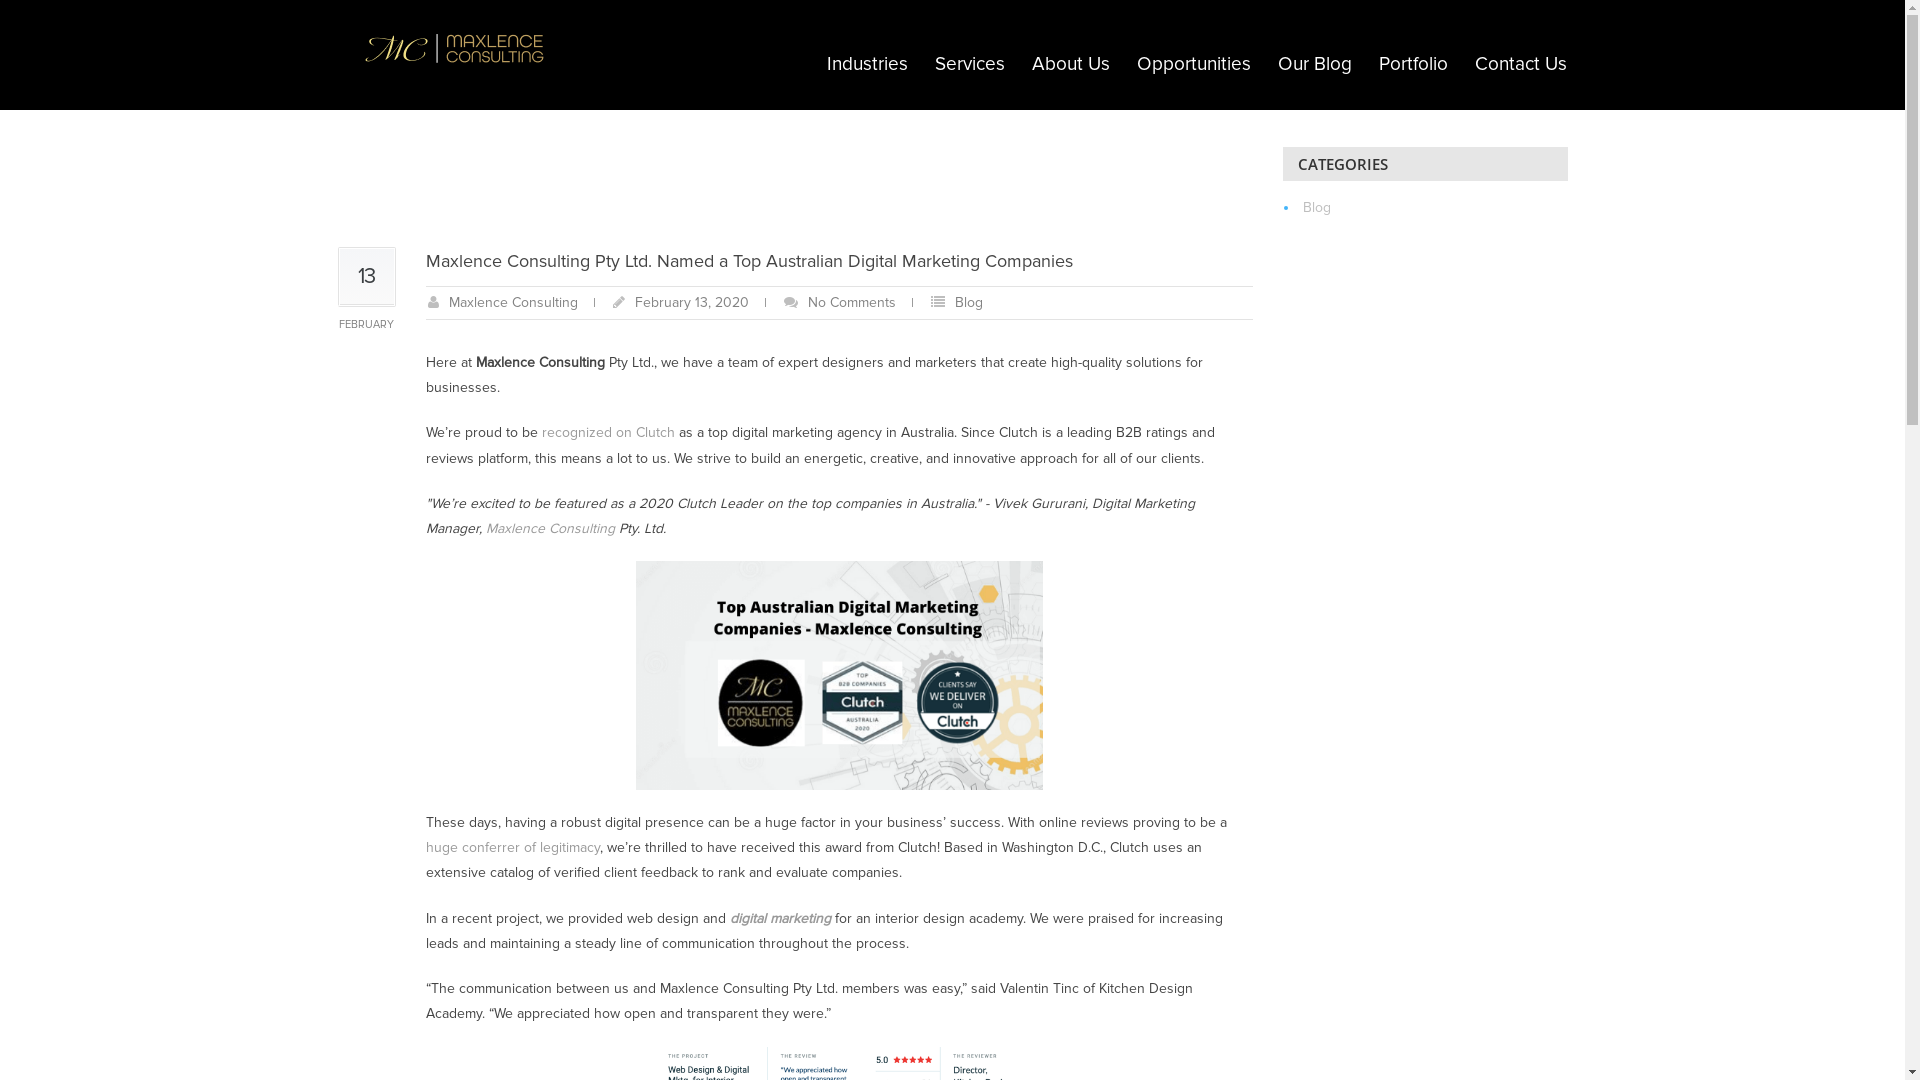 The width and height of the screenshot is (1920, 1080). I want to click on 'About Us', so click(1069, 63).